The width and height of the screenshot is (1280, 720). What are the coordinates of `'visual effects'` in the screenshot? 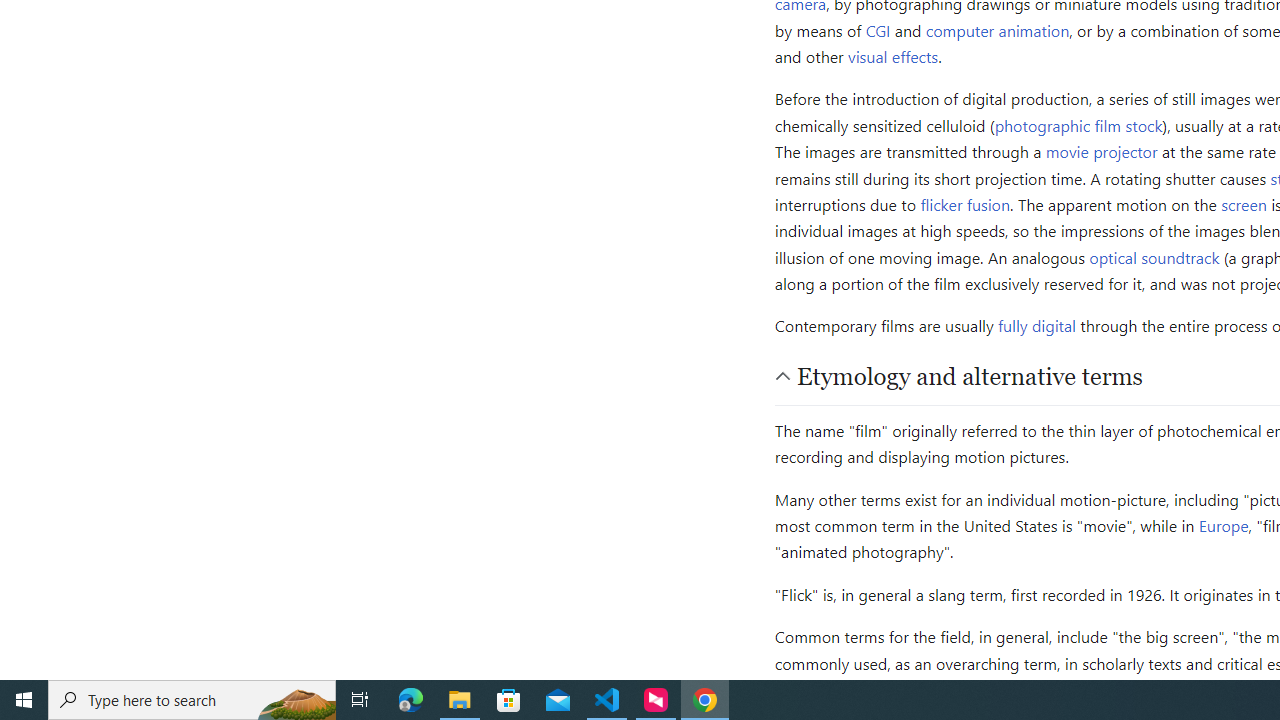 It's located at (892, 54).